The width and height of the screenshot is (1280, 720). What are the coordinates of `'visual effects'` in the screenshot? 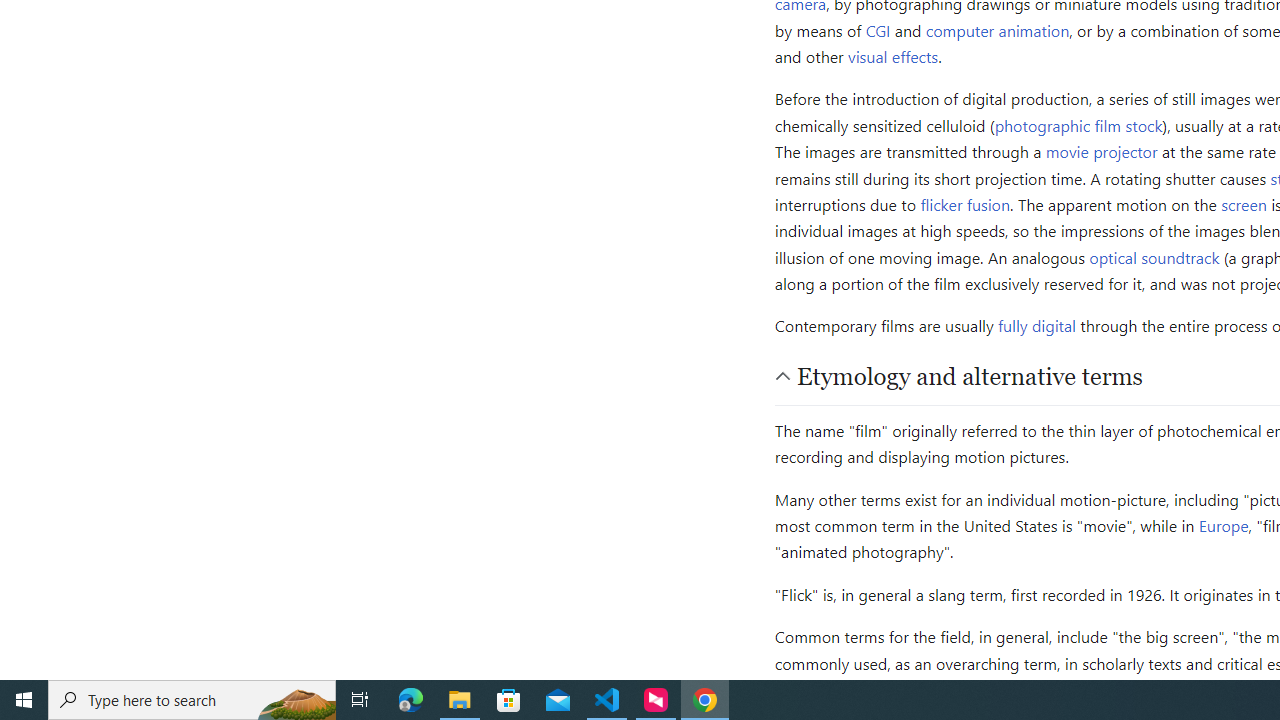 It's located at (892, 54).